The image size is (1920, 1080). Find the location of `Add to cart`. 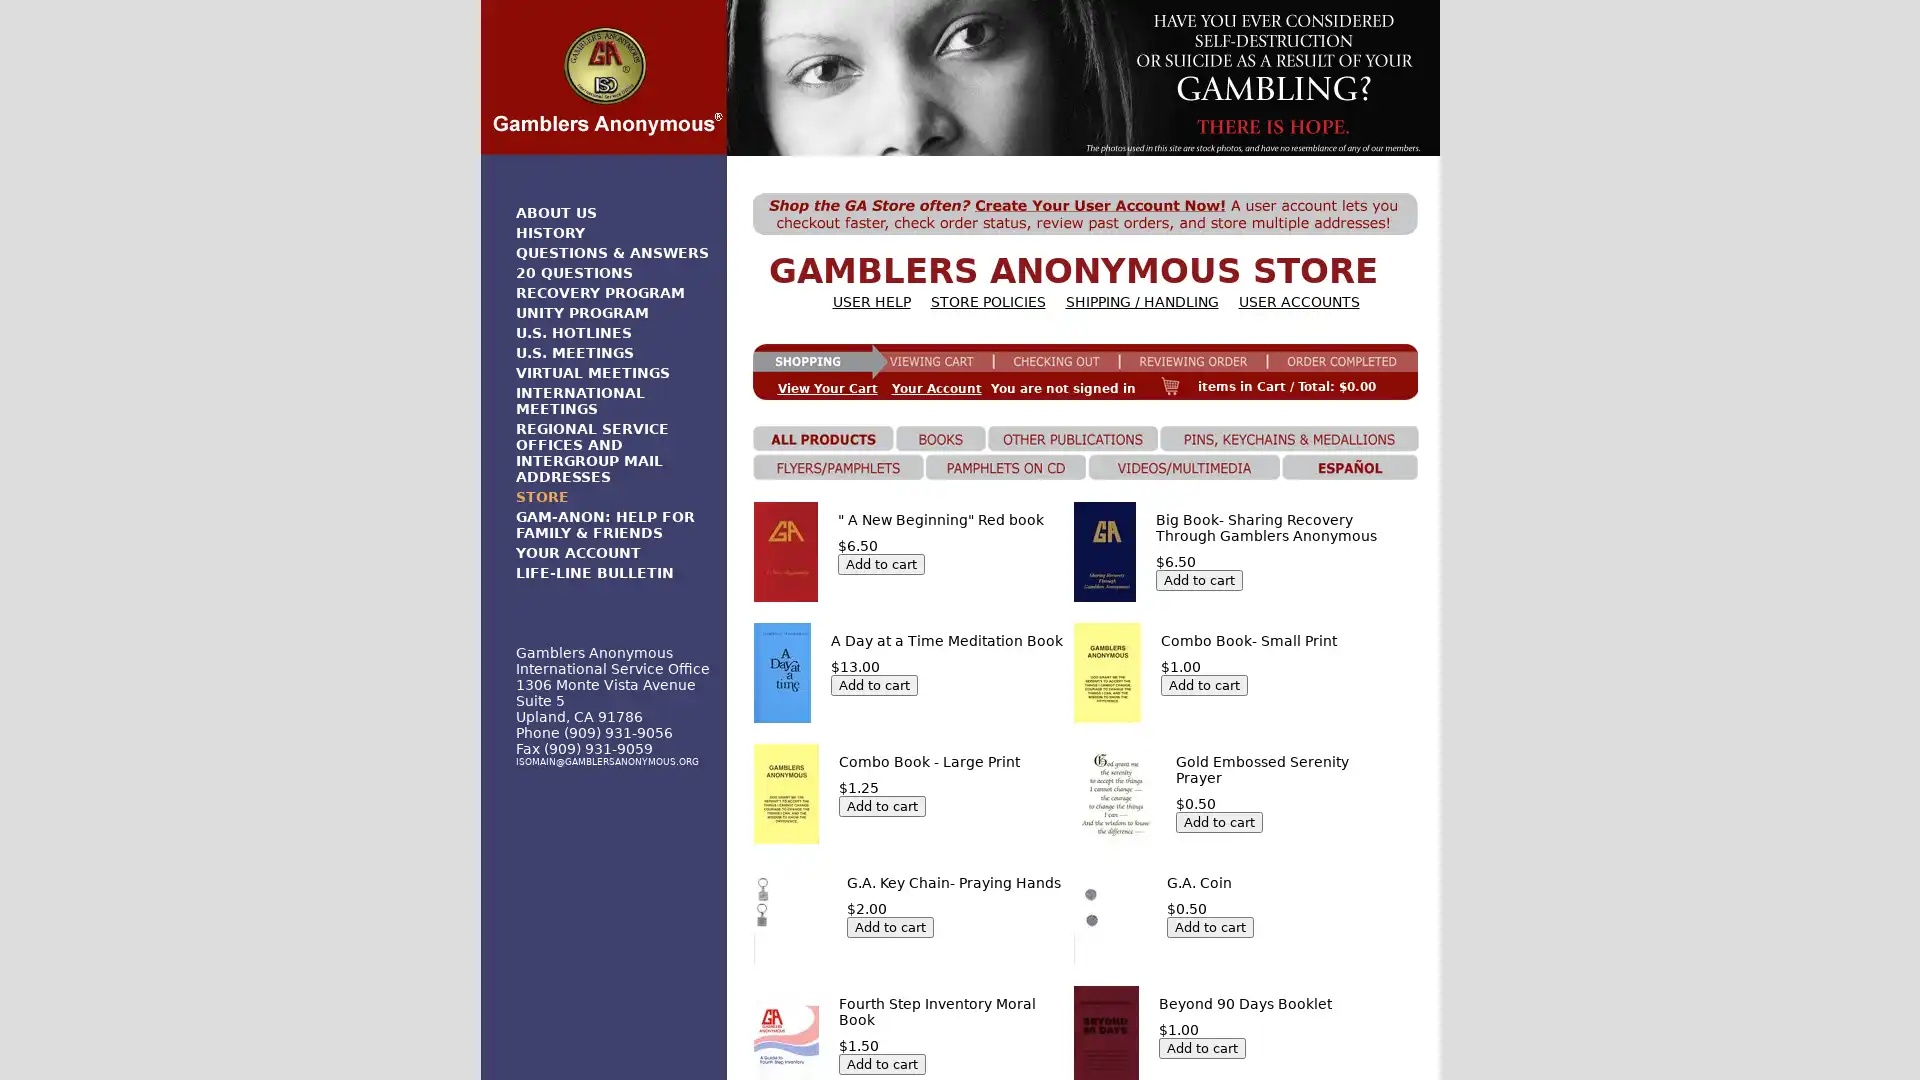

Add to cart is located at coordinates (1209, 926).